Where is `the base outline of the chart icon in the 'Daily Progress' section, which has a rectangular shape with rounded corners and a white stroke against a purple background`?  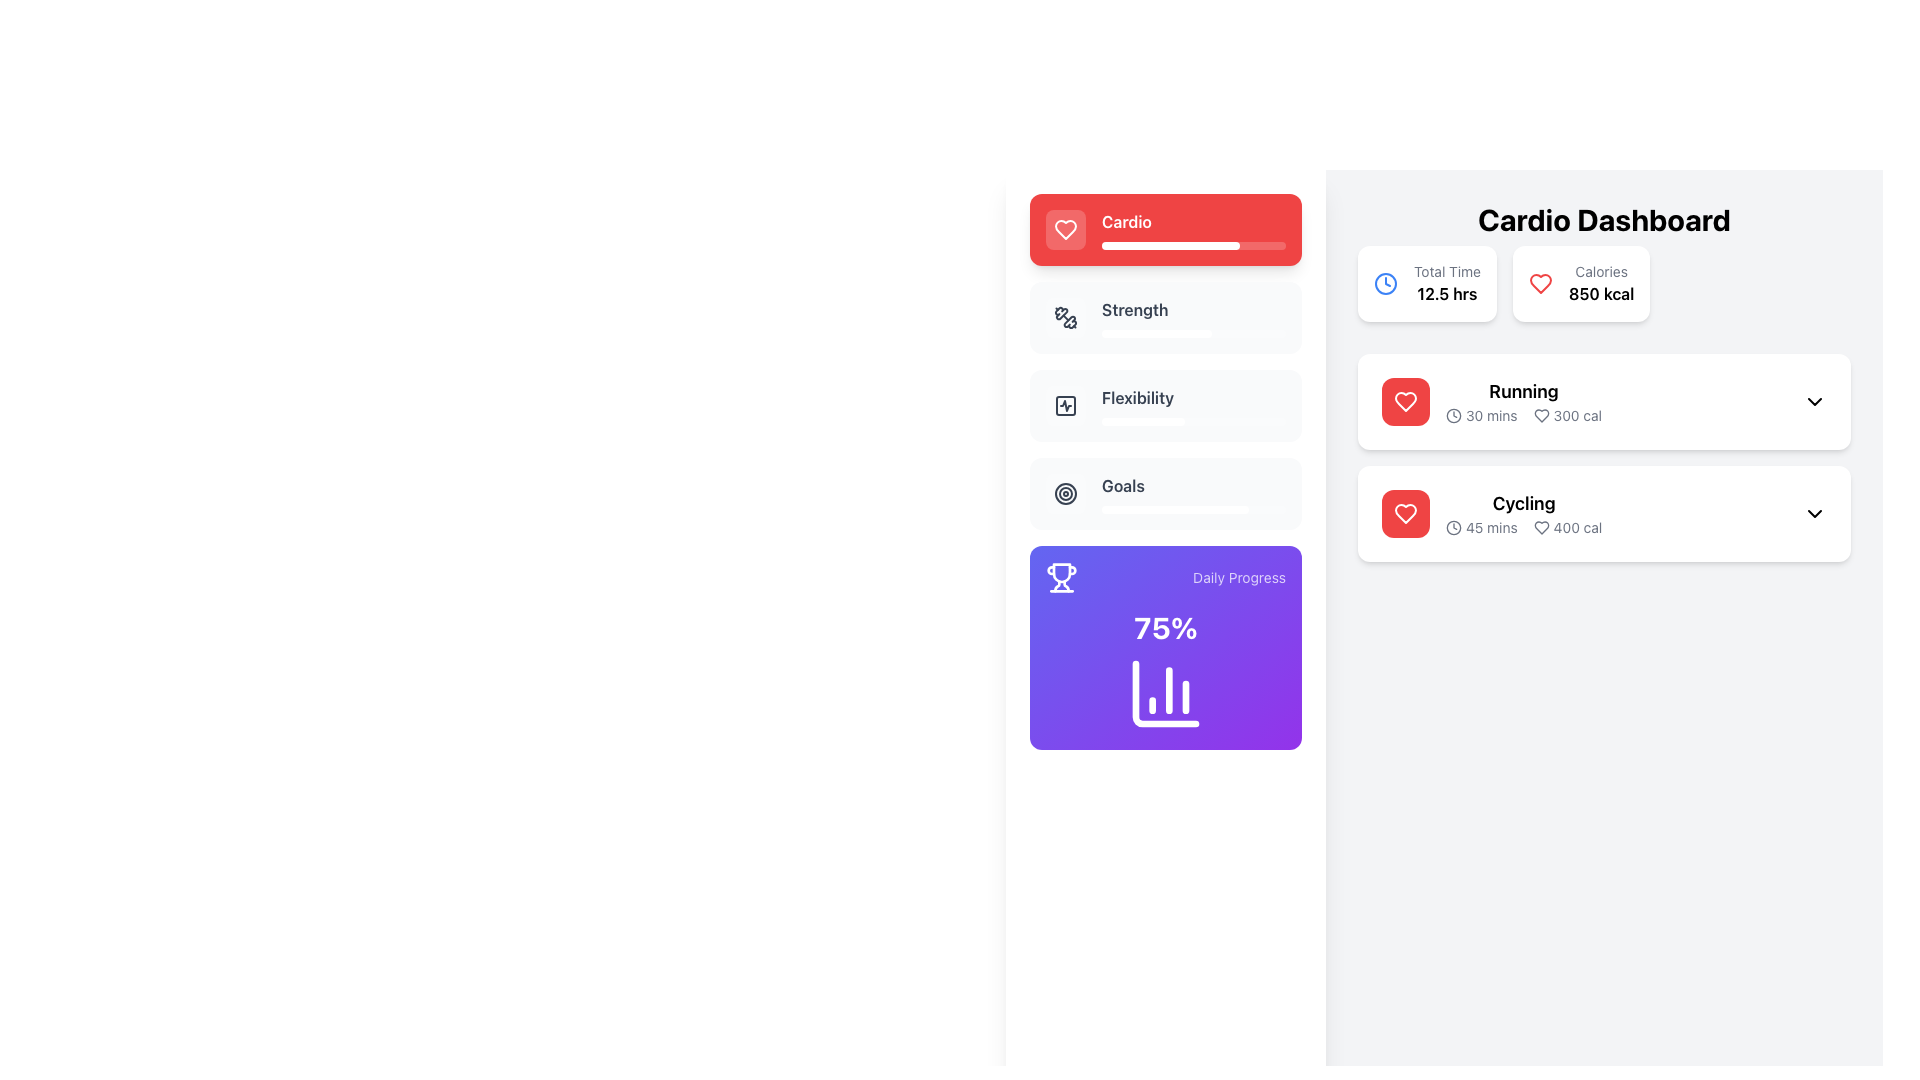 the base outline of the chart icon in the 'Daily Progress' section, which has a rectangular shape with rounded corners and a white stroke against a purple background is located at coordinates (1166, 693).